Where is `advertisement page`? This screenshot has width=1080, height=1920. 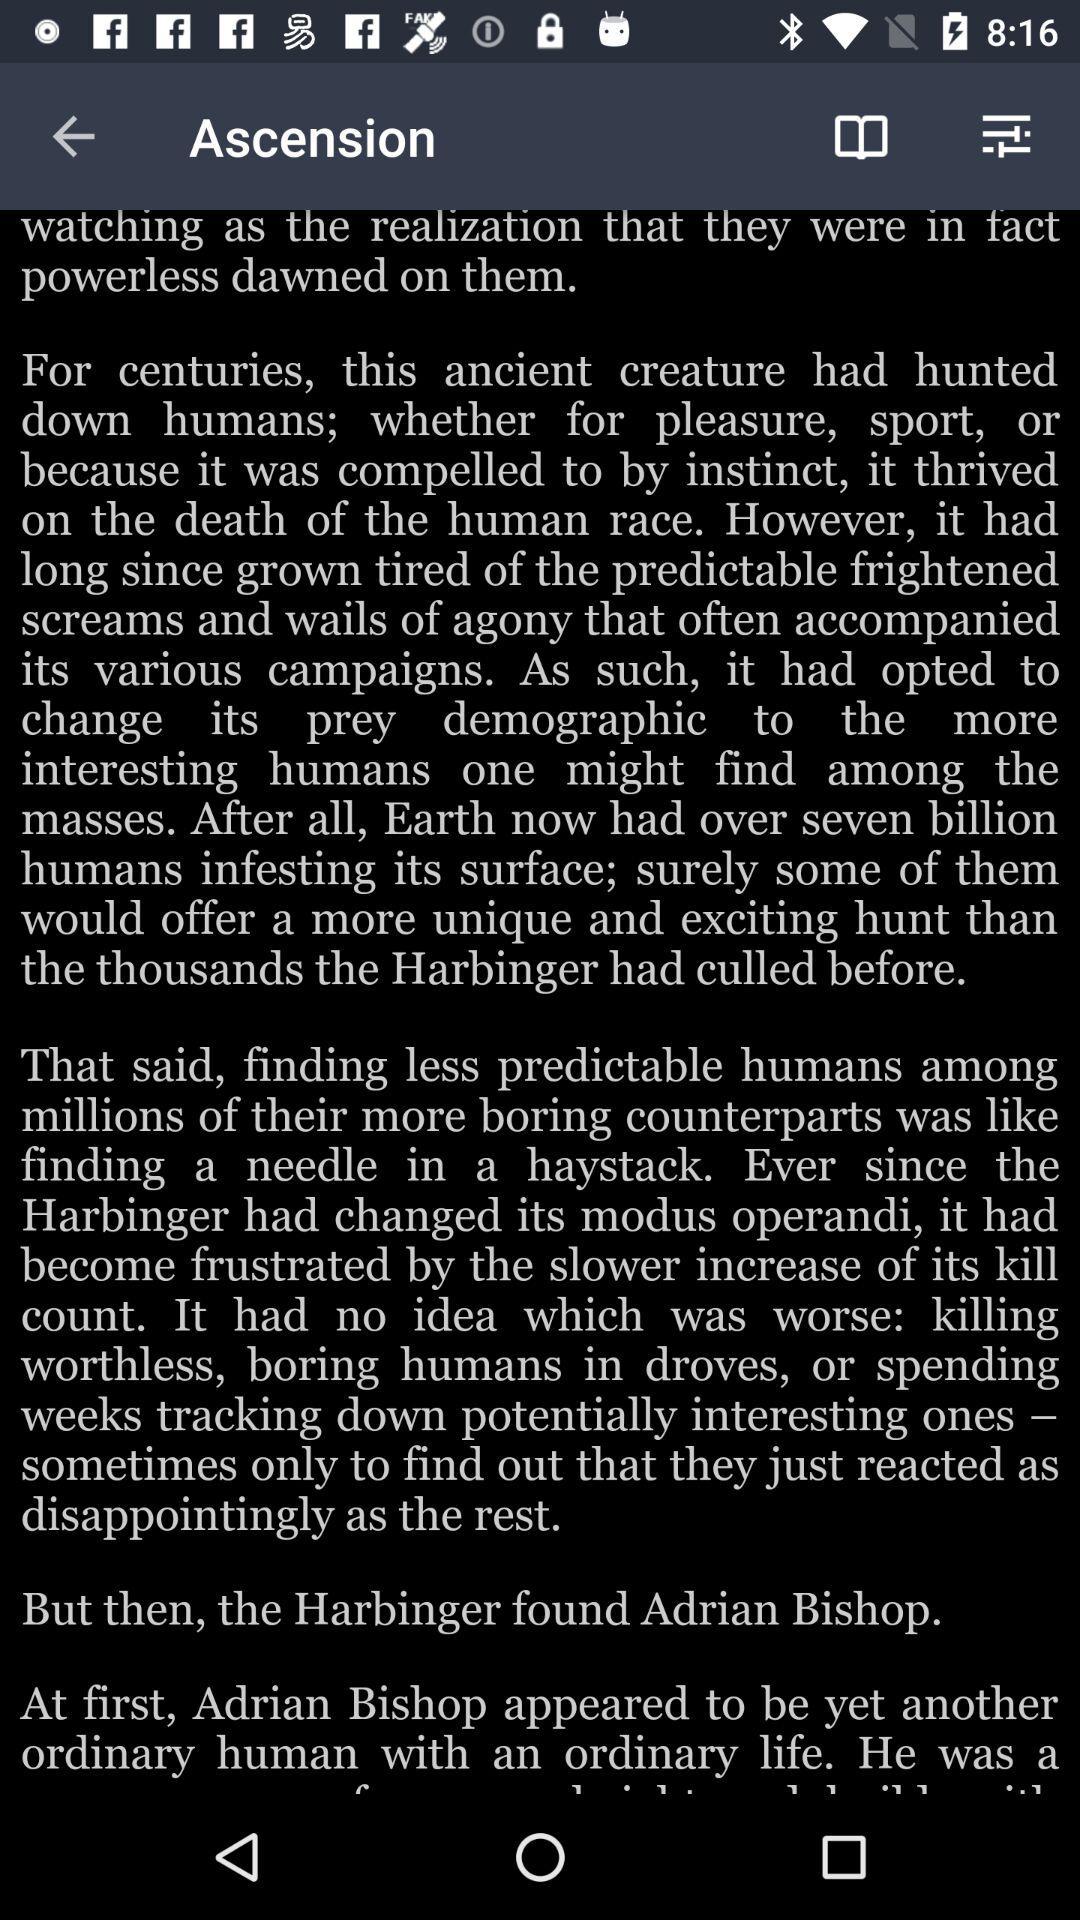
advertisement page is located at coordinates (540, 1002).